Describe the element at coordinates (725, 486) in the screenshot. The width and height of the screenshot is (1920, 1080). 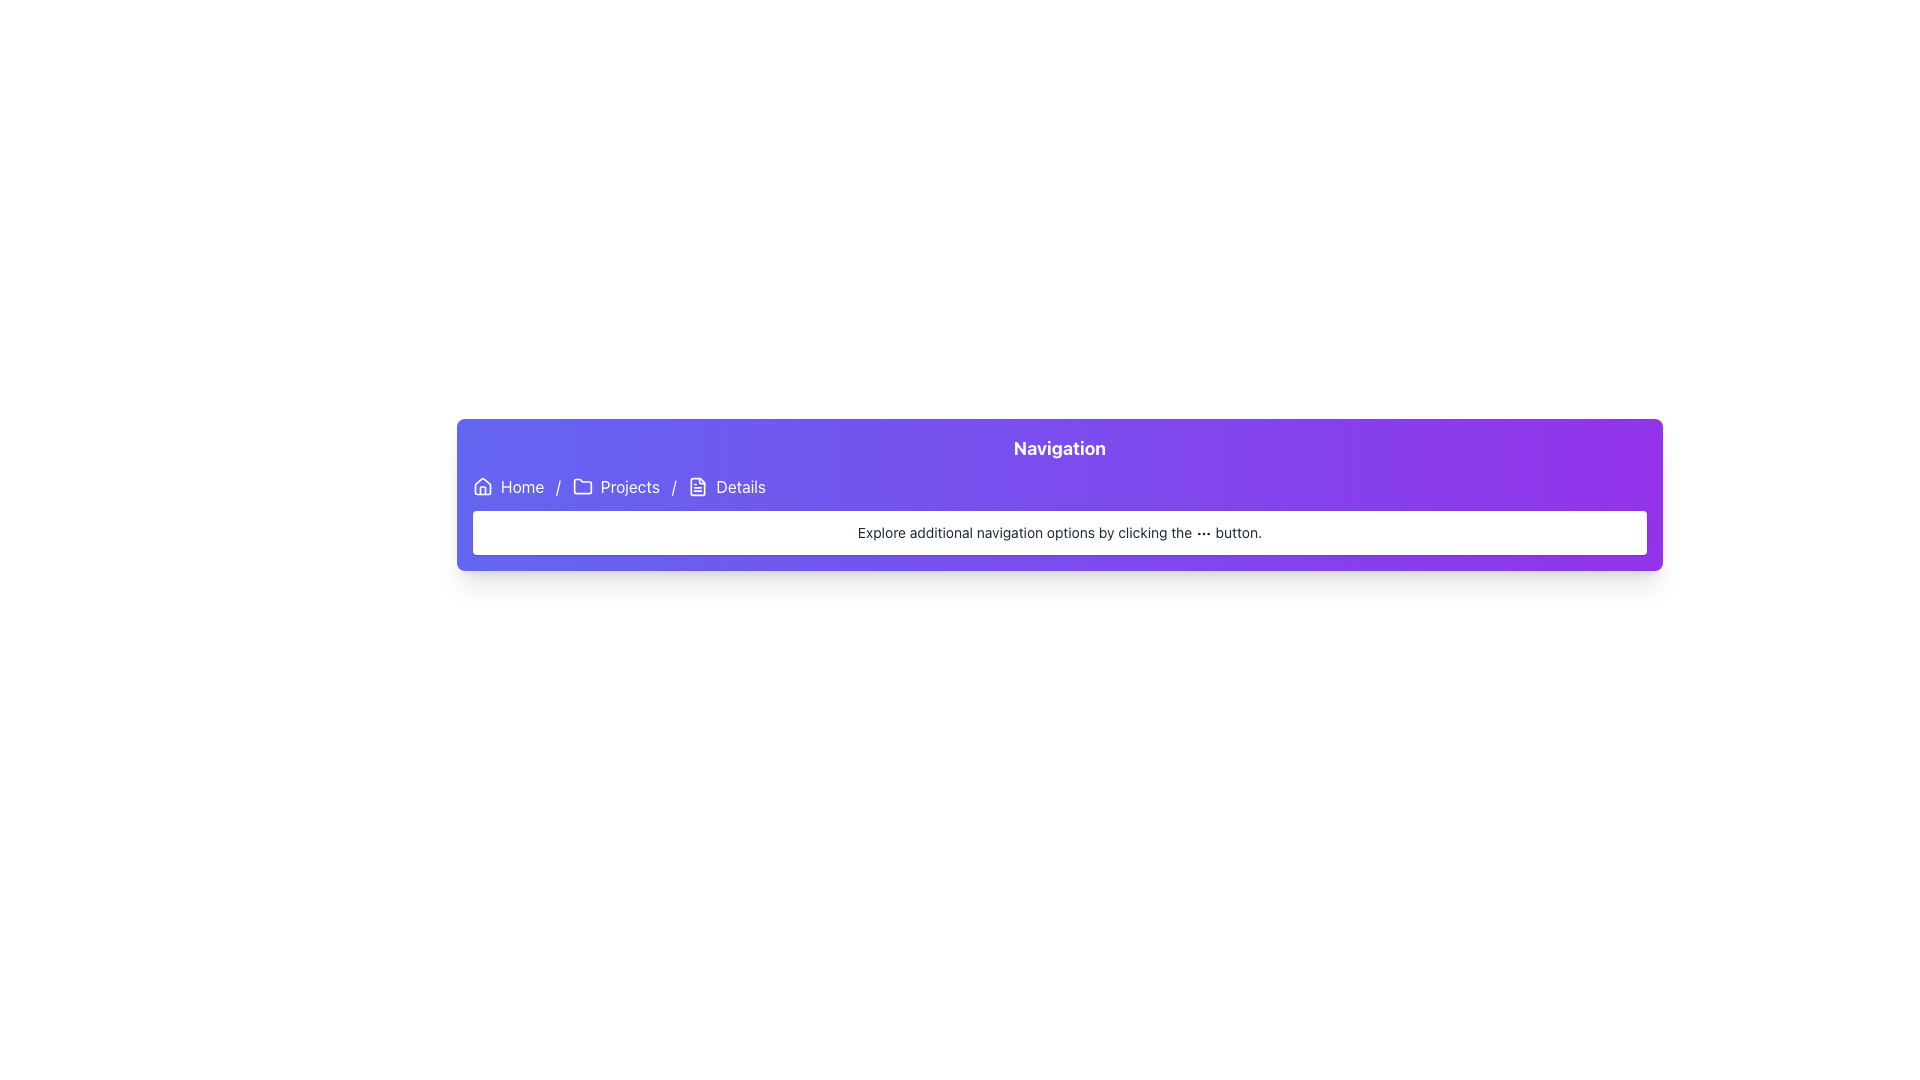
I see `the 'Details' breadcrumb navigation item` at that location.